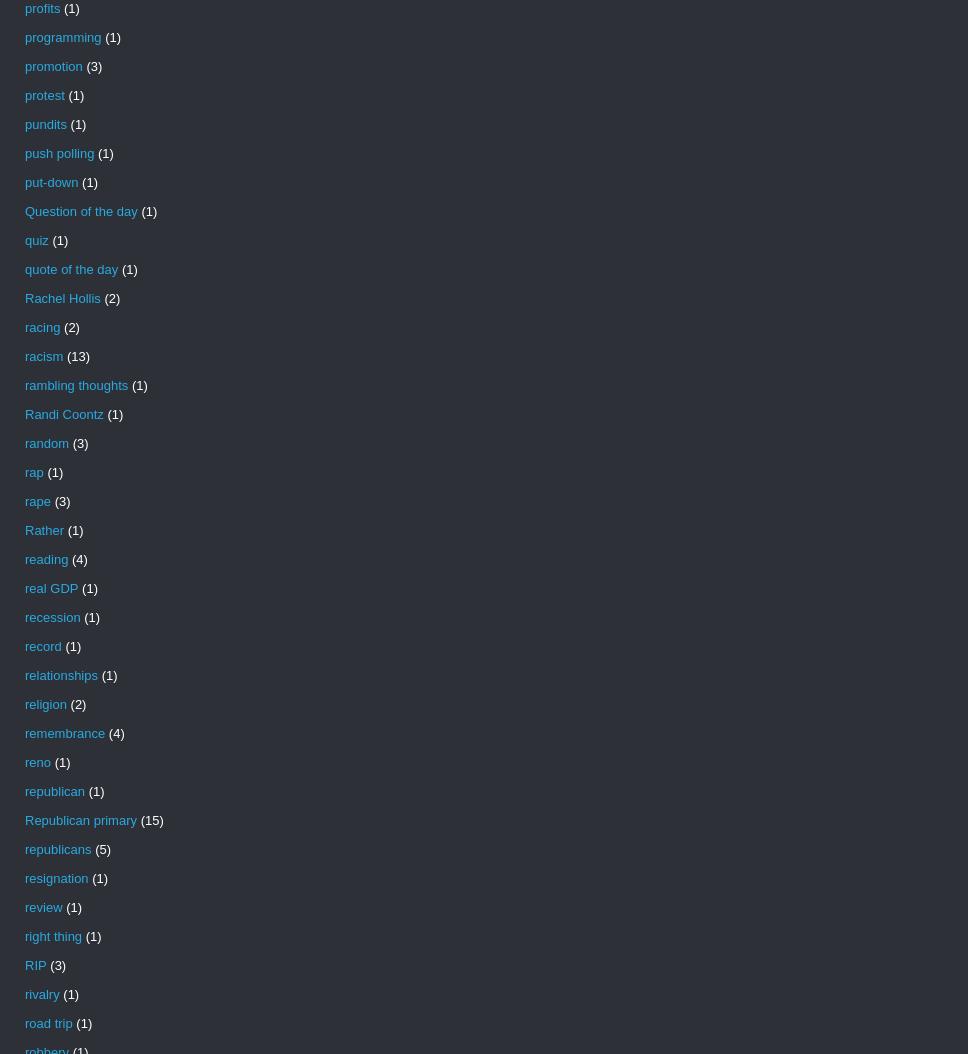  What do you see at coordinates (50, 587) in the screenshot?
I see `'real GDP'` at bounding box center [50, 587].